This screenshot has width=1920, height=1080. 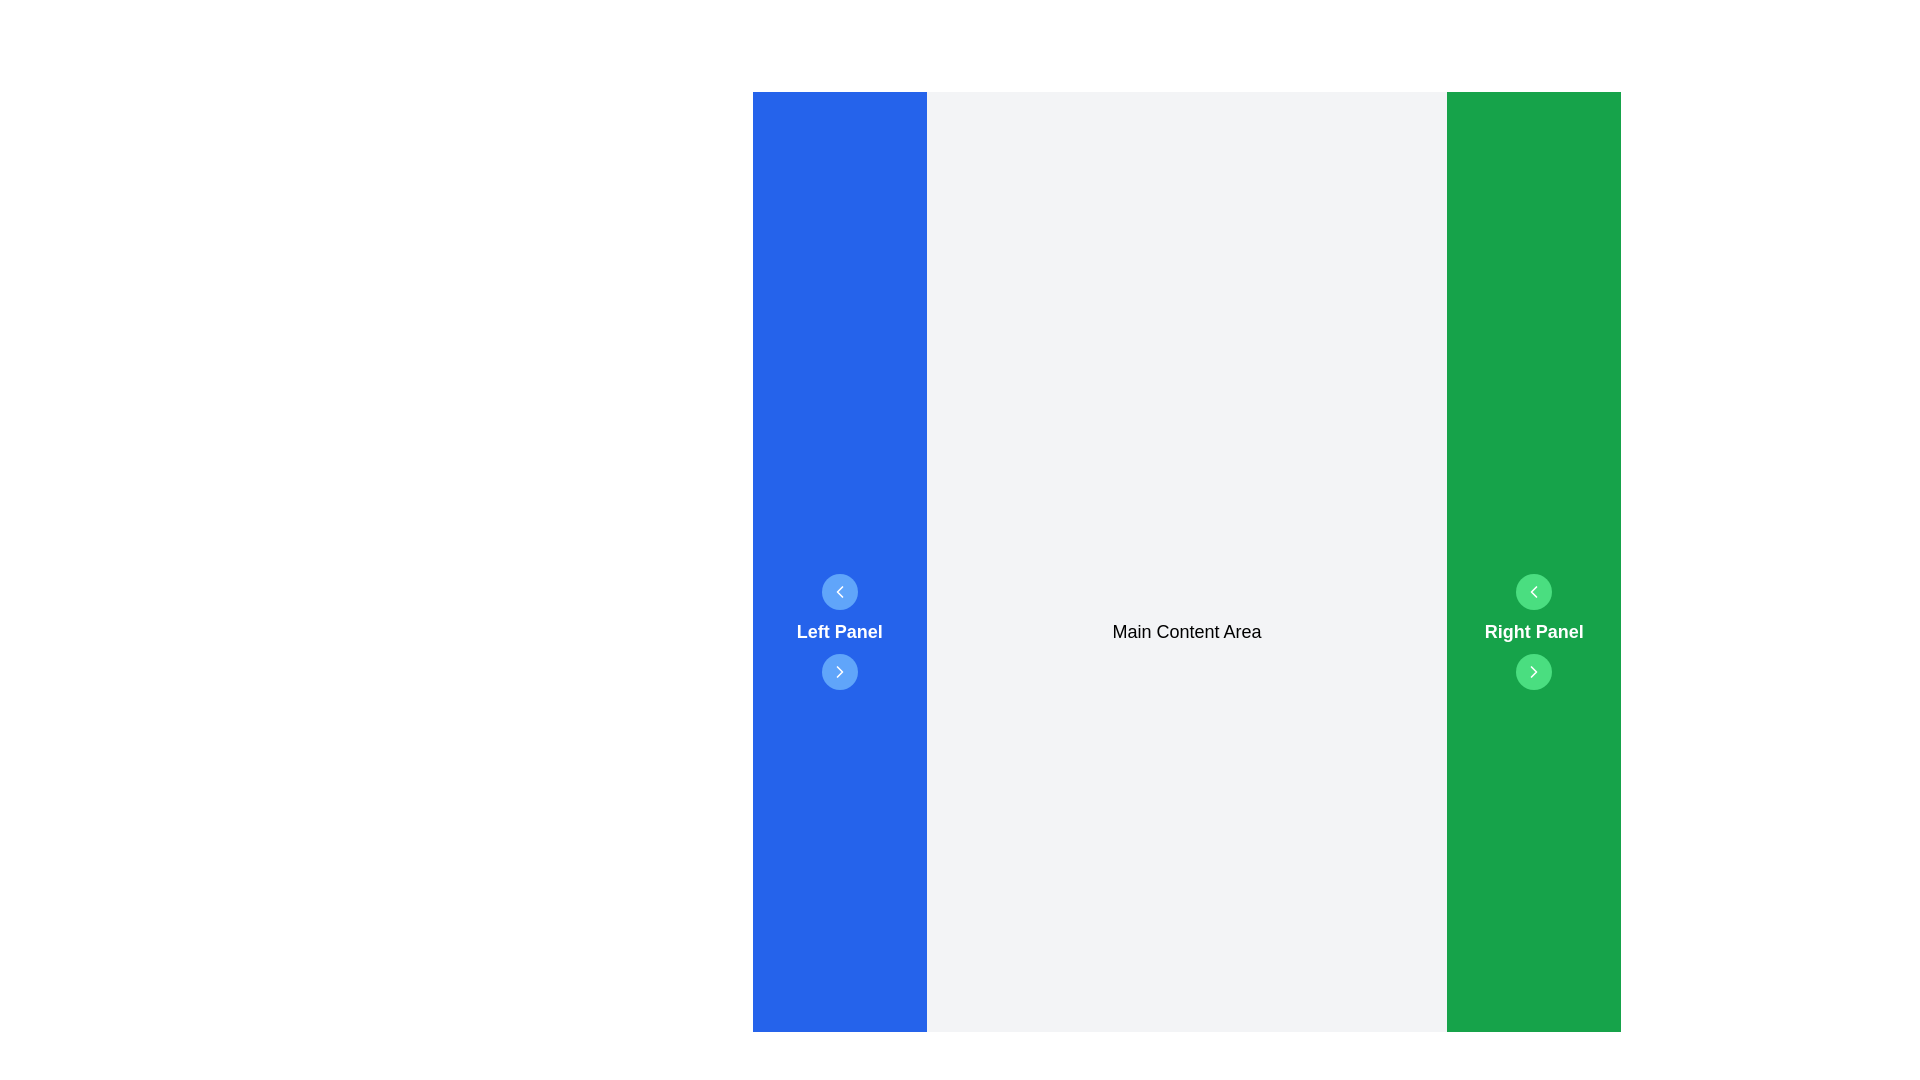 I want to click on the left-pointing chevron icon with a white stroke on a green circular background, so click(x=1533, y=590).